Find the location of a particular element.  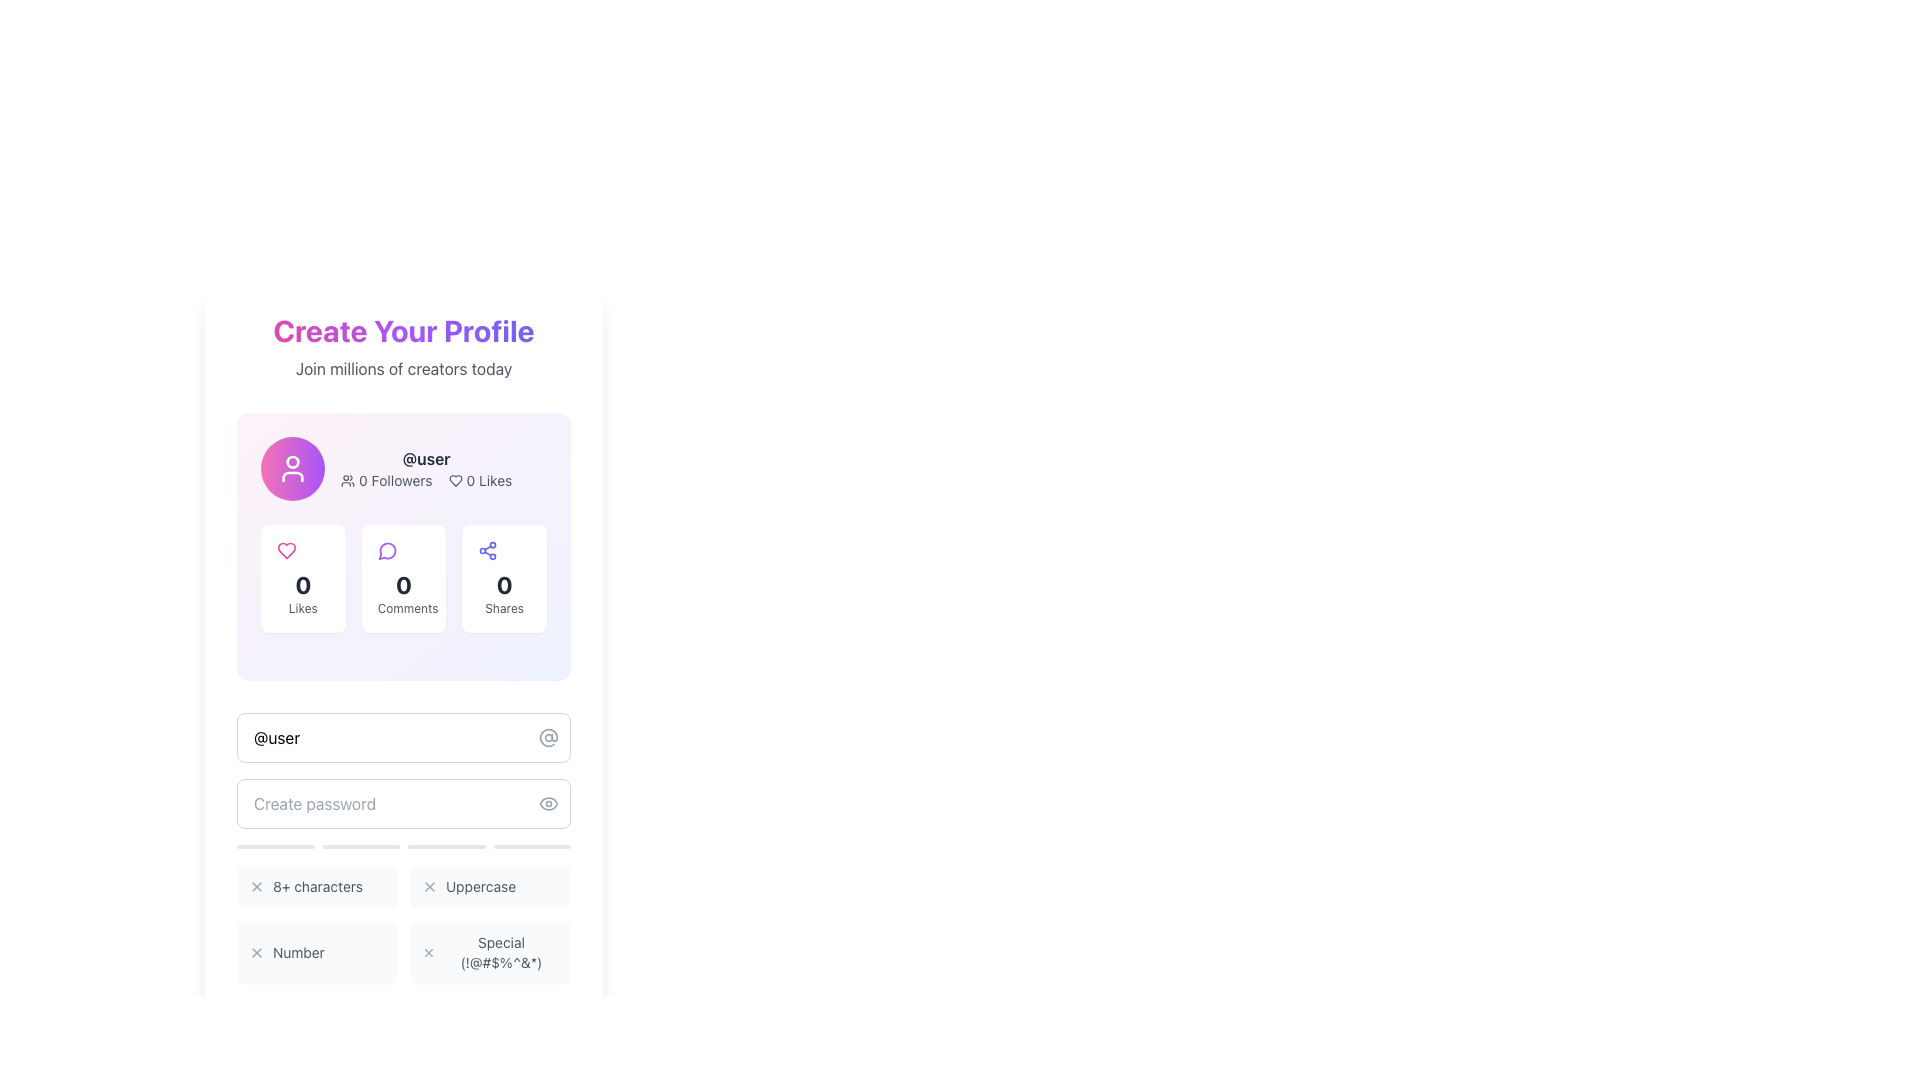

the progress bar that visually indicates the fulfillment of password requirements, positioned below the 'Create password' input field and above the grid of password requirements is located at coordinates (402, 847).